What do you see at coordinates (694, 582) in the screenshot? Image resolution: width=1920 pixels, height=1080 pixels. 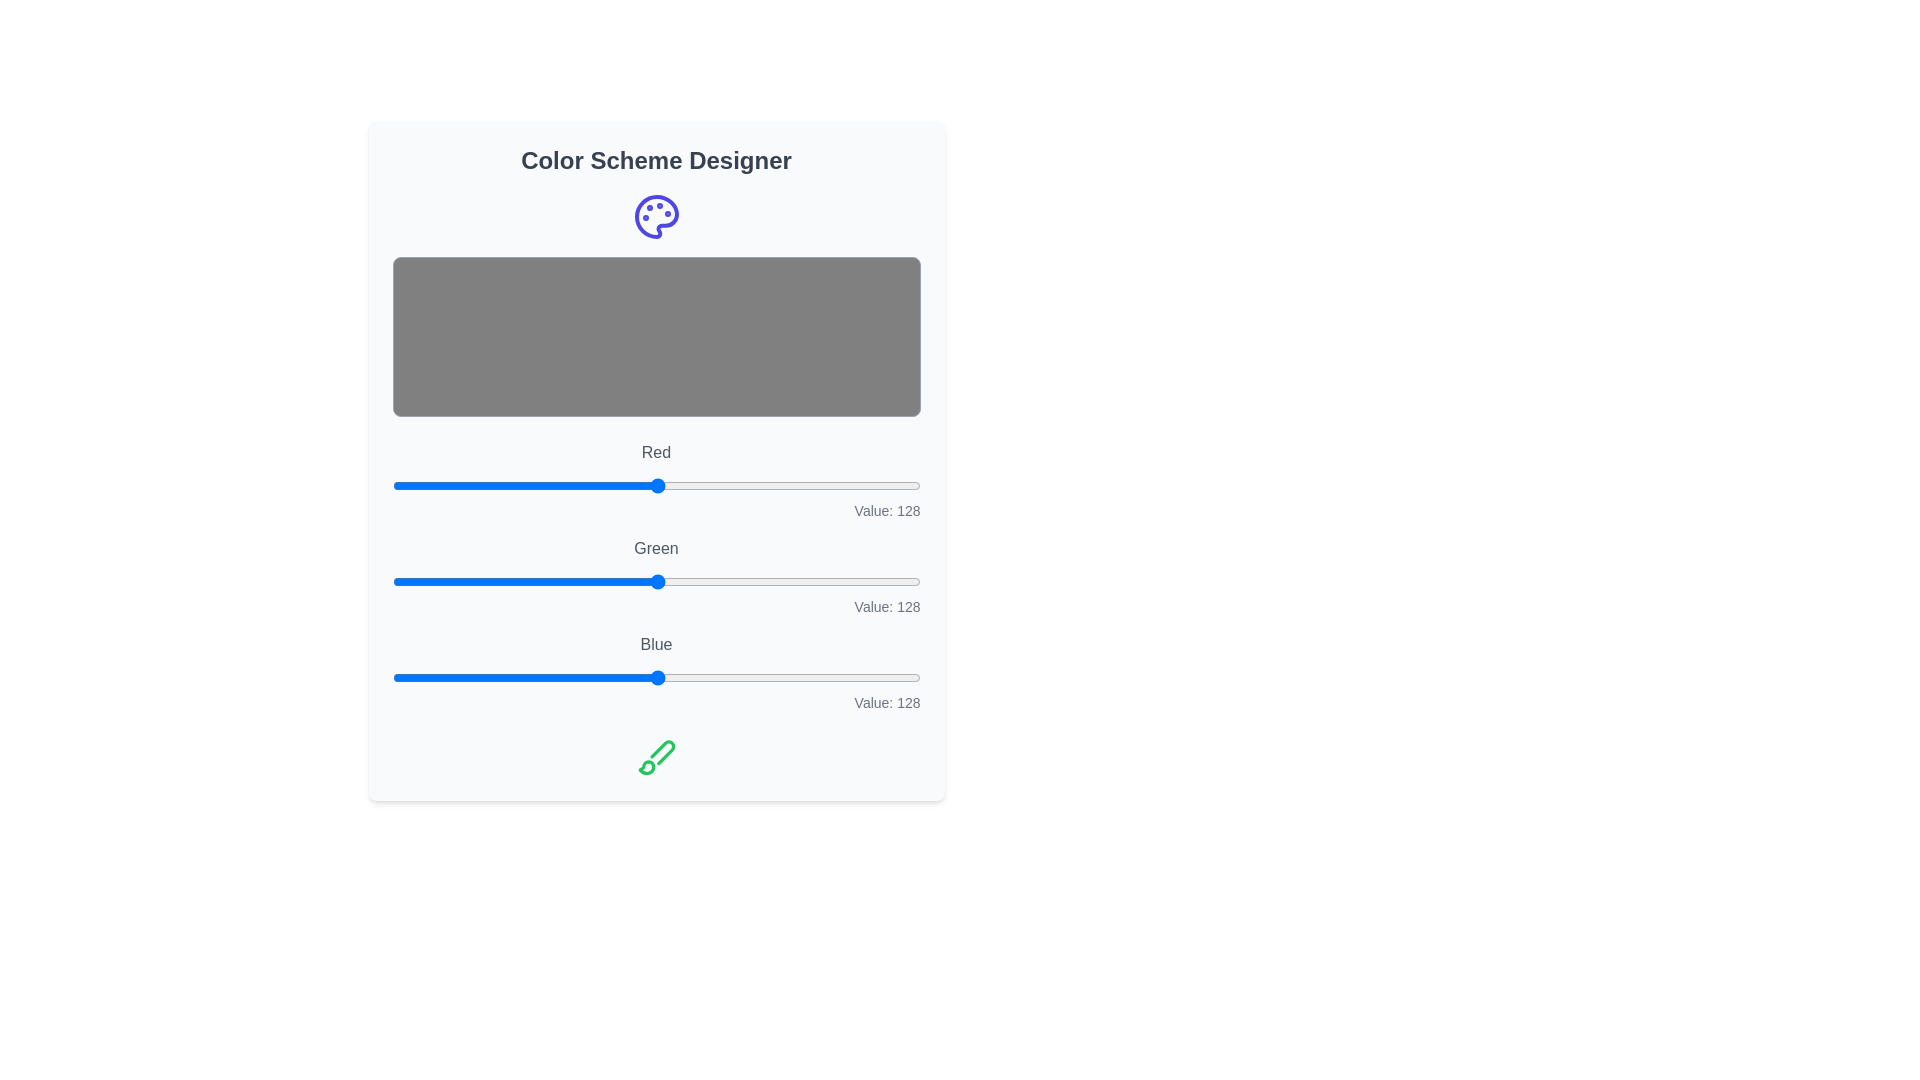 I see `the slider` at bounding box center [694, 582].